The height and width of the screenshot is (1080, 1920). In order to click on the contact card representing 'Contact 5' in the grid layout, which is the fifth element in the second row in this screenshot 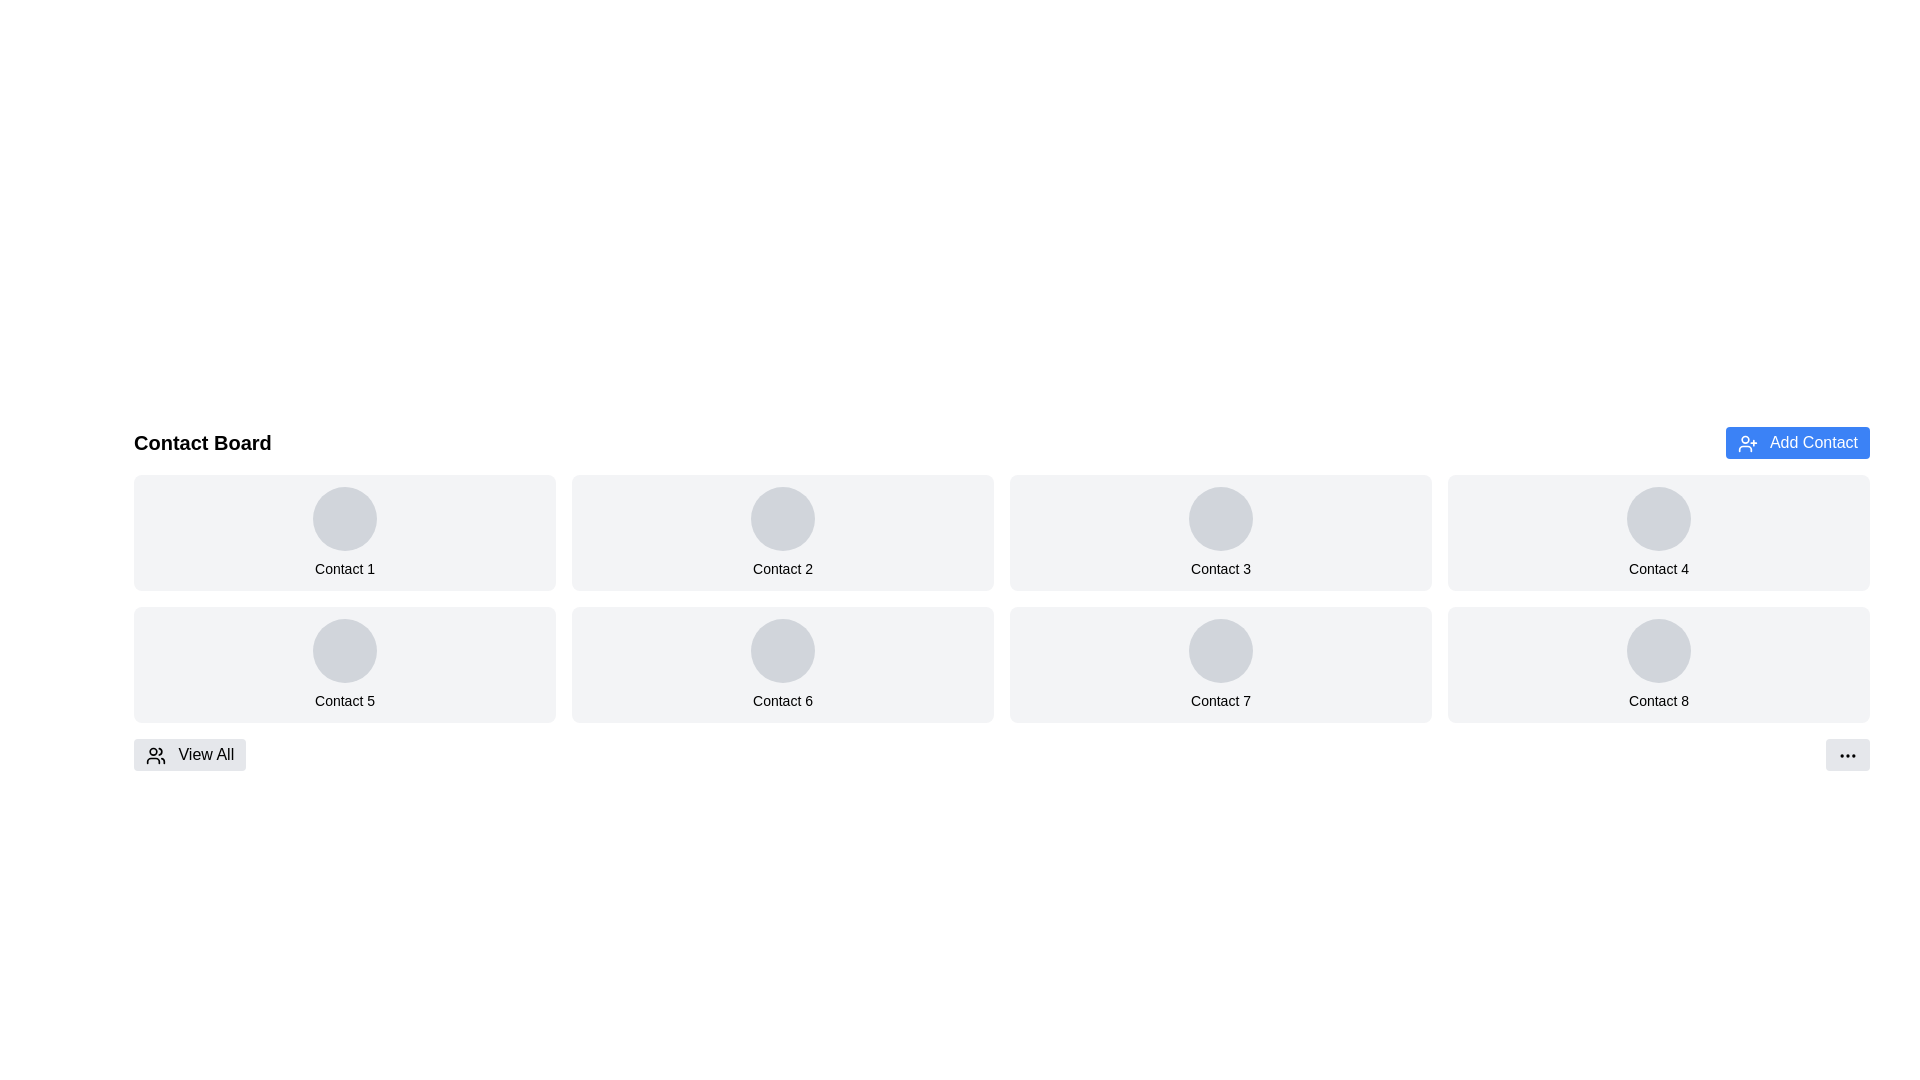, I will do `click(345, 664)`.